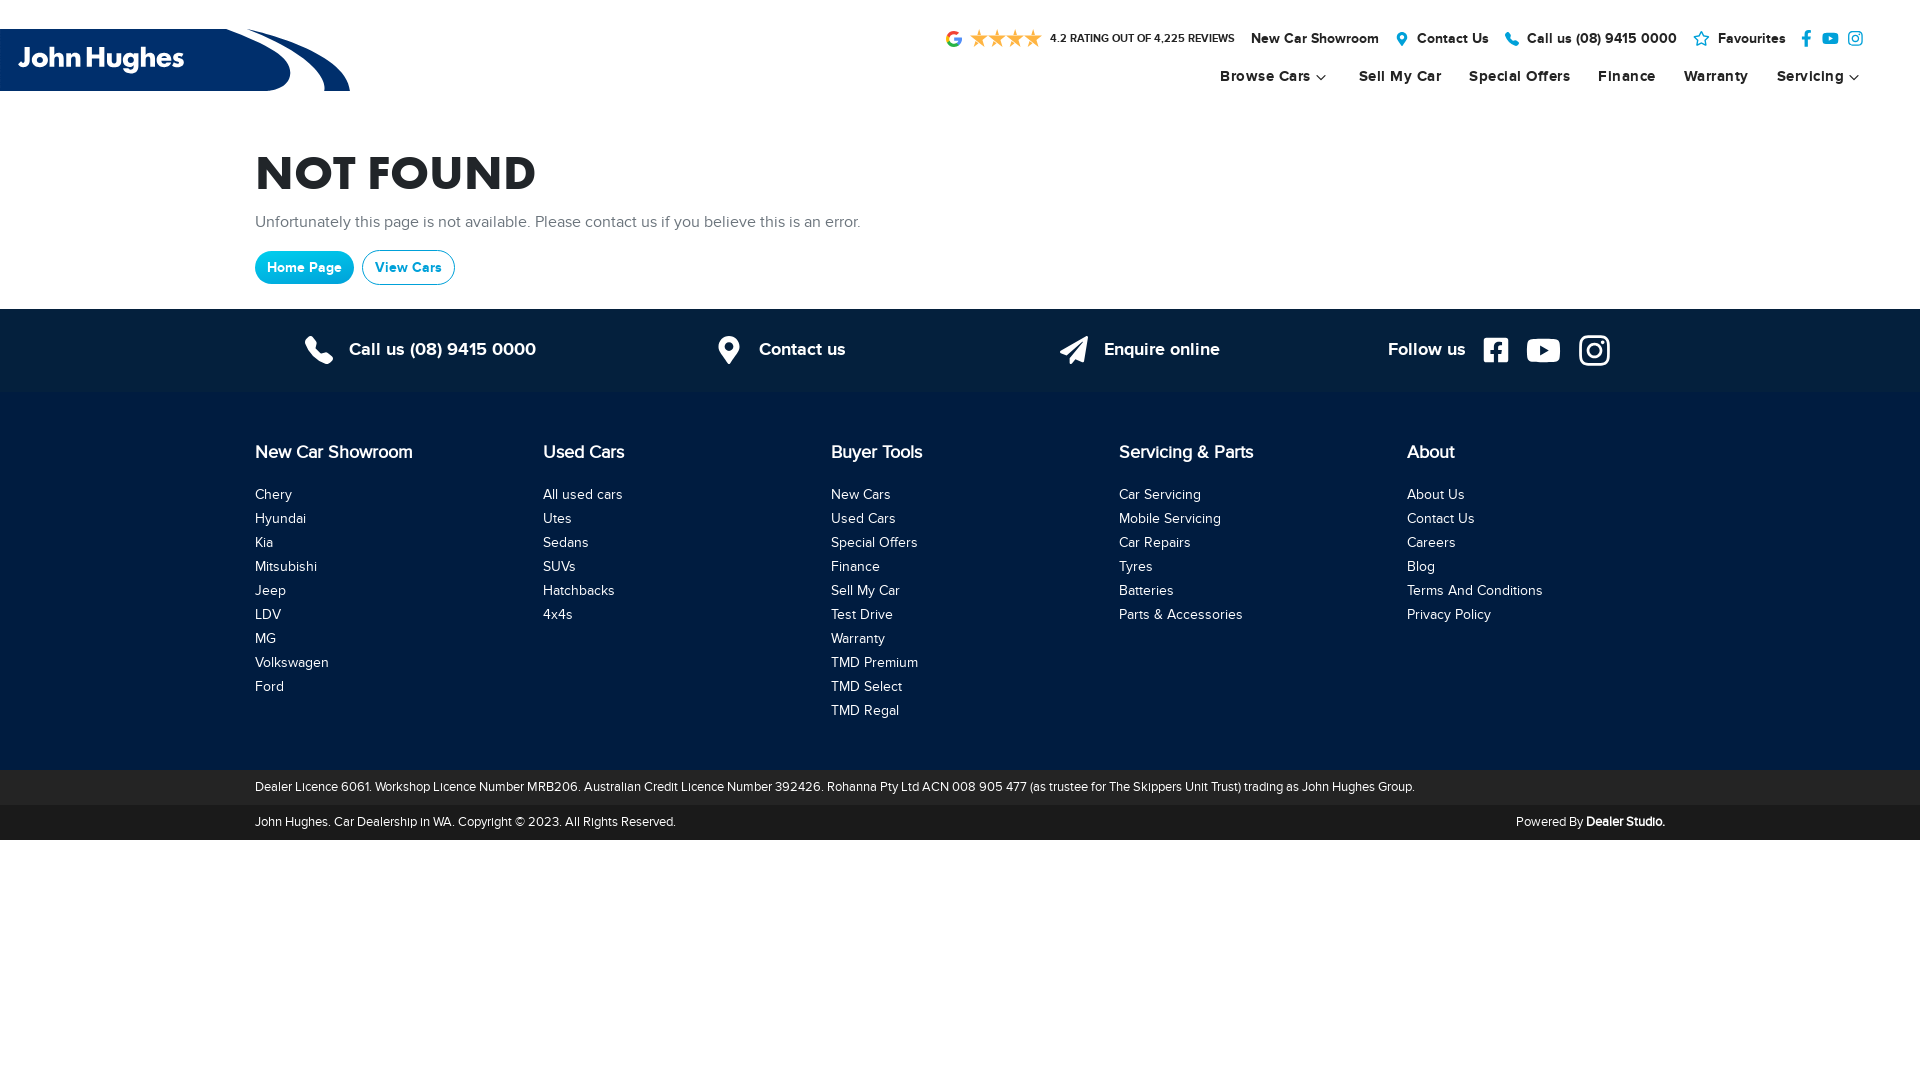 The image size is (1920, 1080). What do you see at coordinates (1268, 76) in the screenshot?
I see `'Browse Cars'` at bounding box center [1268, 76].